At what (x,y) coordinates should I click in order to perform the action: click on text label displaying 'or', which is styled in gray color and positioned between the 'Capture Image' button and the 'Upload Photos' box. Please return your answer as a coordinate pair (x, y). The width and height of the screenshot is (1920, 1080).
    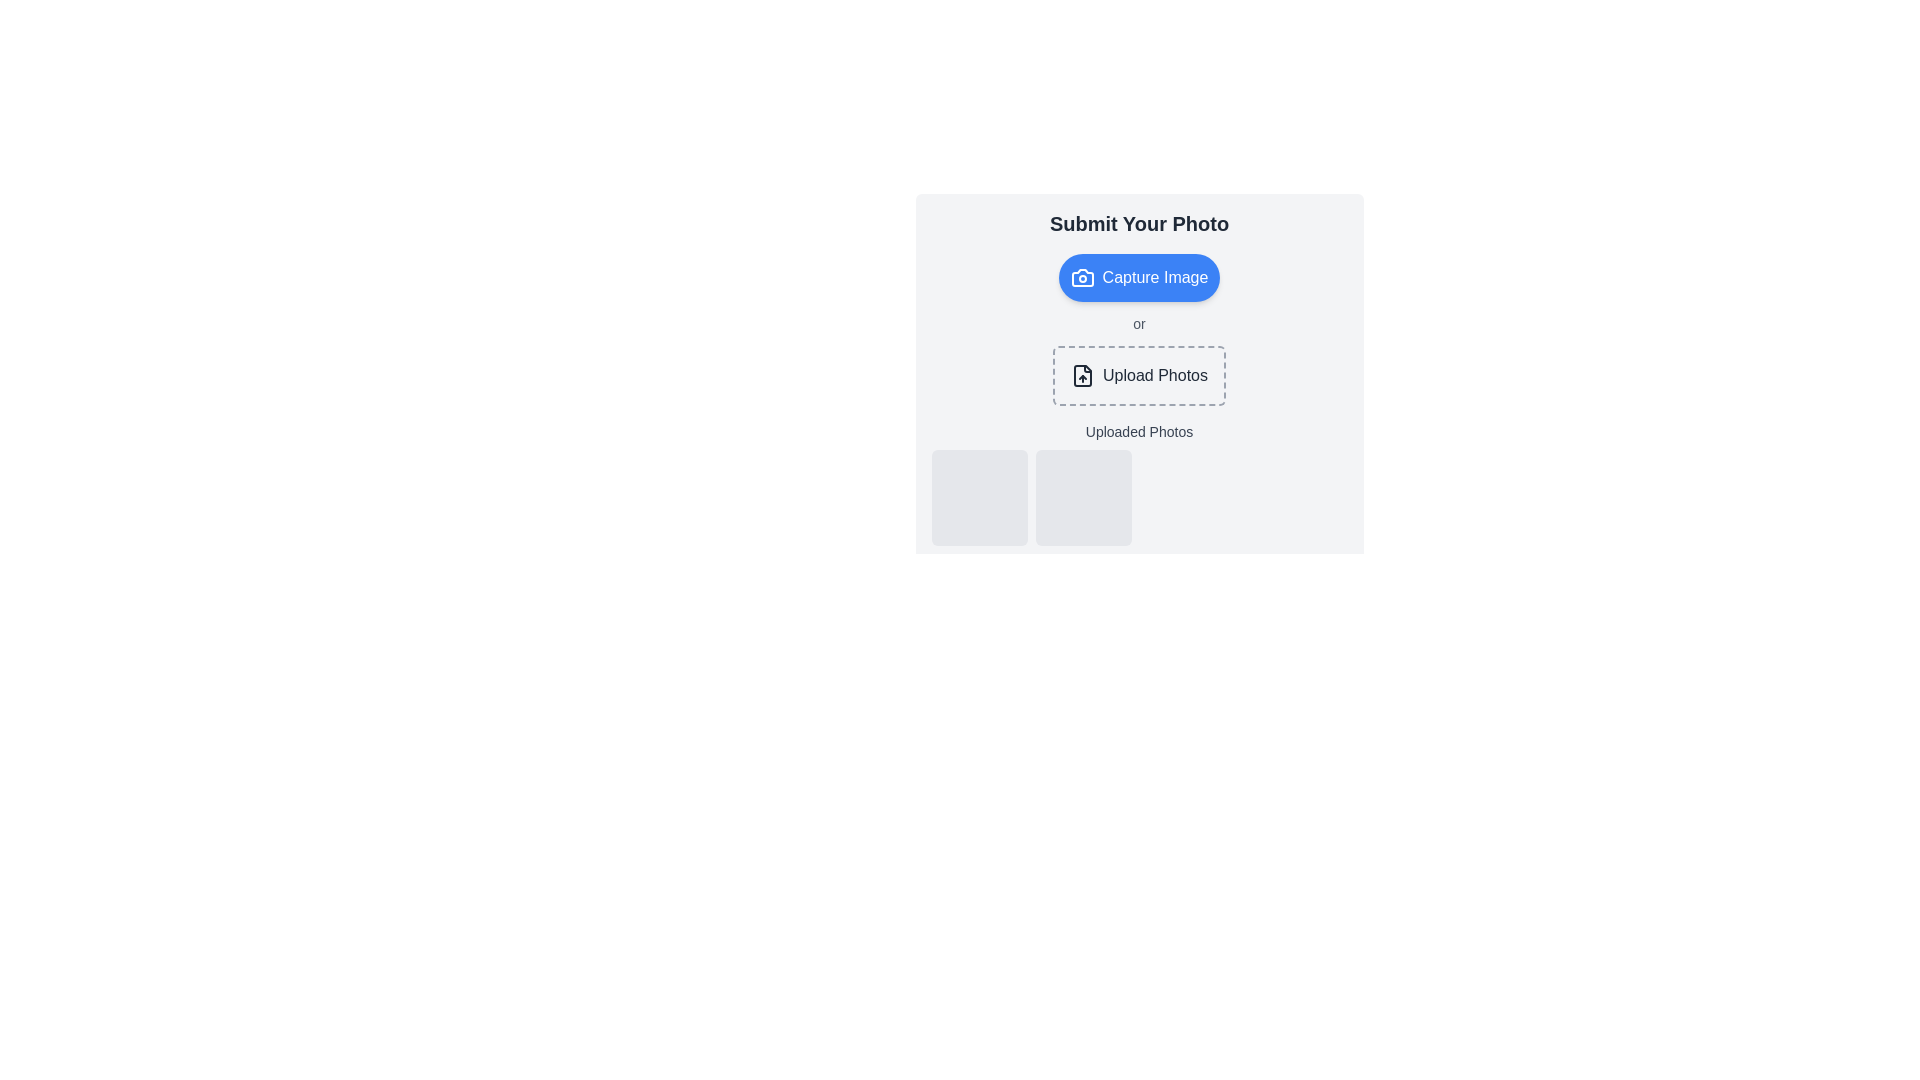
    Looking at the image, I should click on (1139, 323).